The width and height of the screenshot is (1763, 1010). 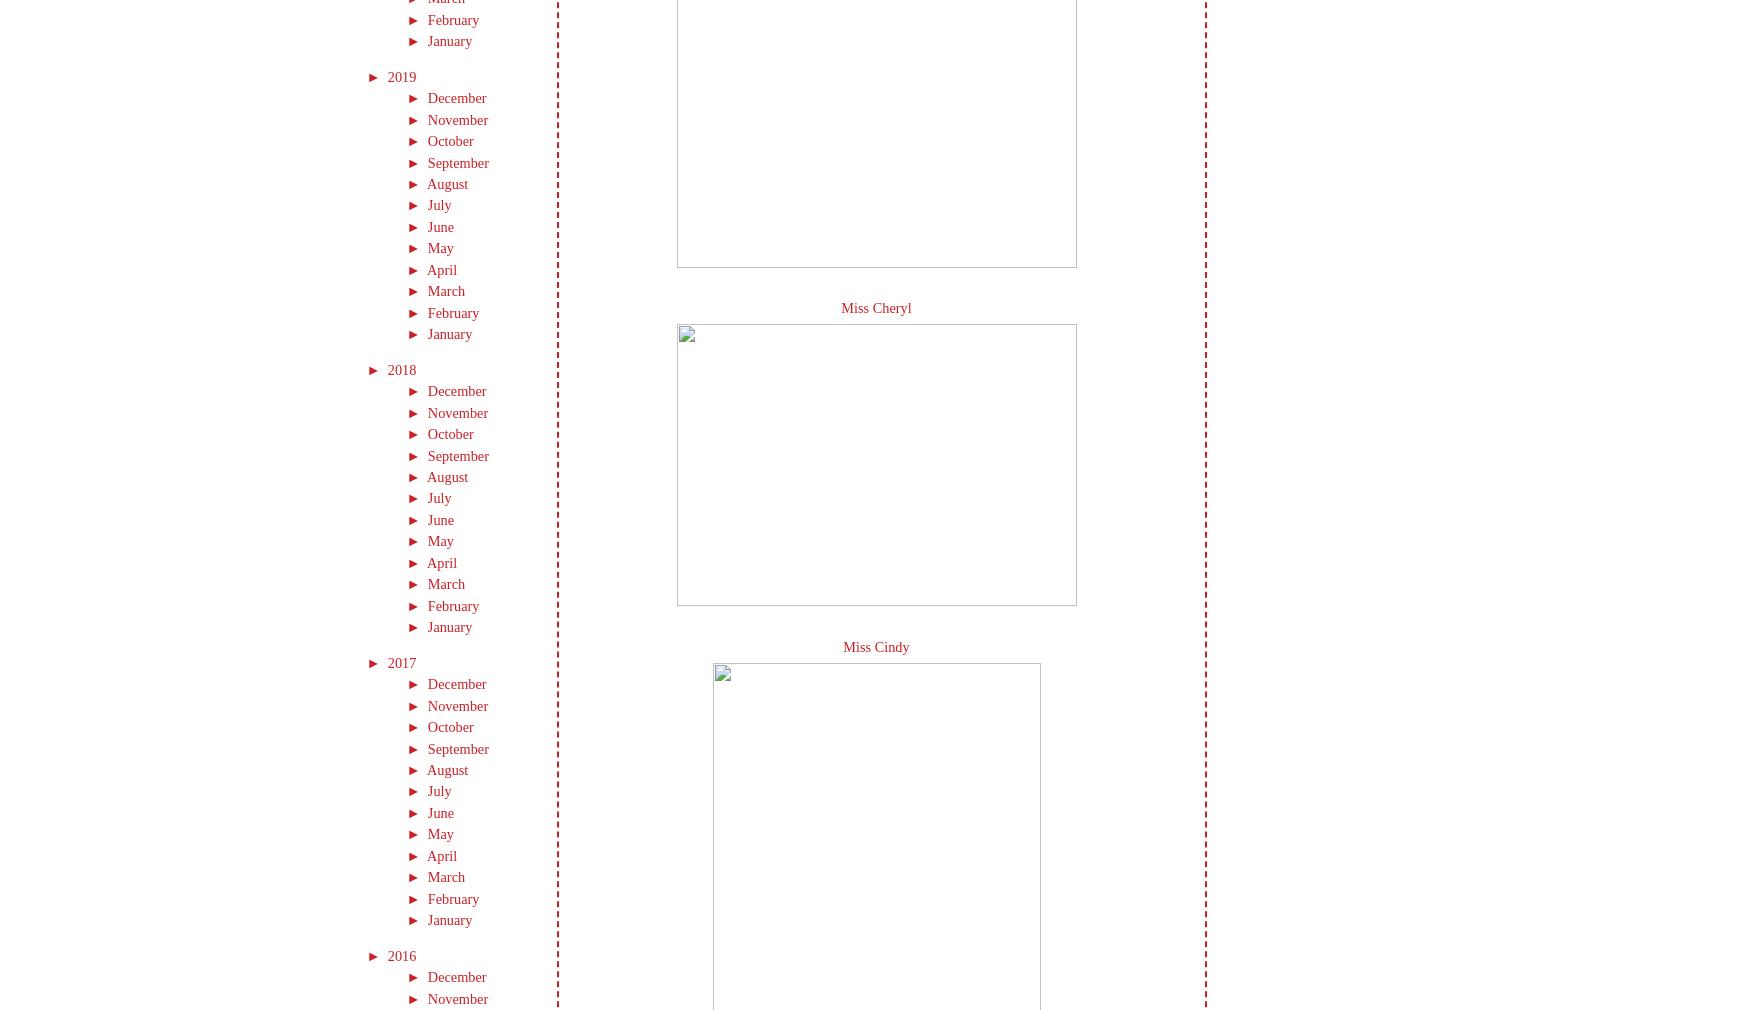 I want to click on 'Miss Cheryl', so click(x=876, y=308).